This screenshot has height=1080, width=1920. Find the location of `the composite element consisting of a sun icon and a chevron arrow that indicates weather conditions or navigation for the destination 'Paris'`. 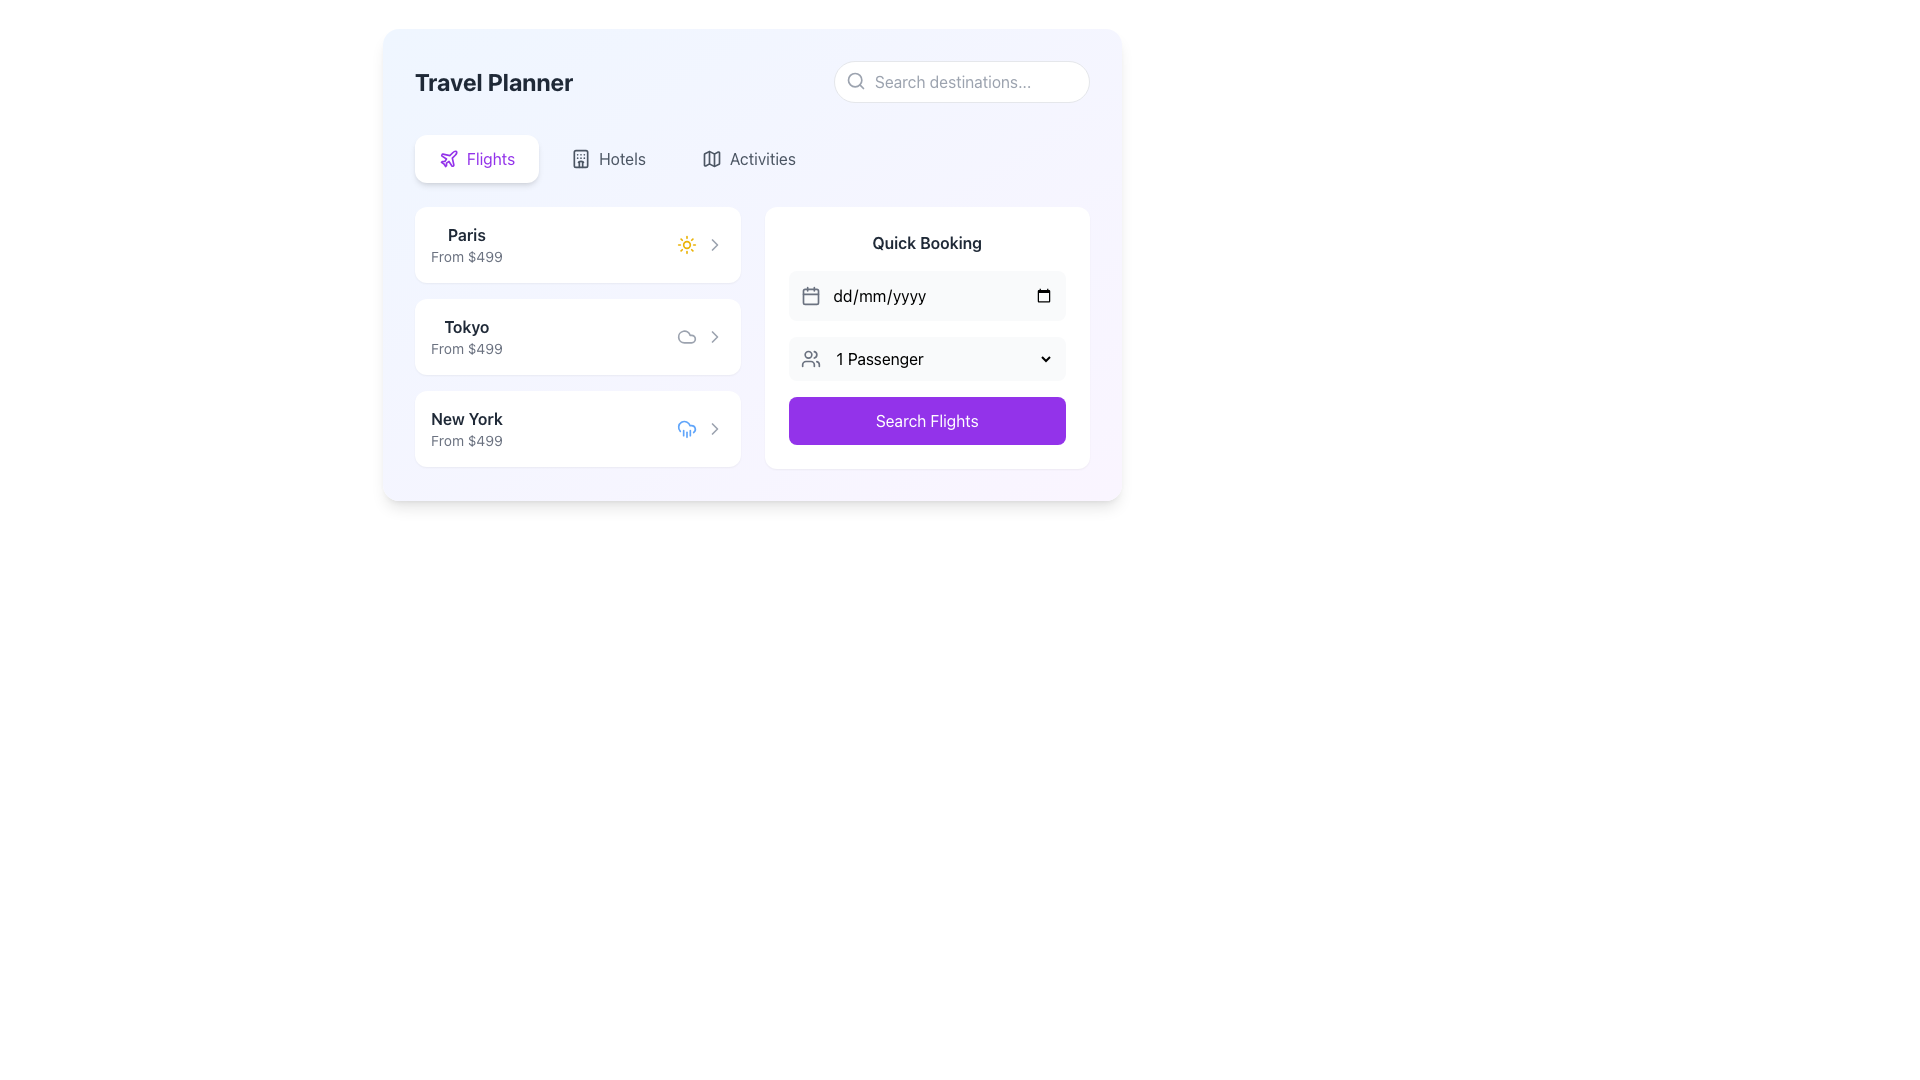

the composite element consisting of a sun icon and a chevron arrow that indicates weather conditions or navigation for the destination 'Paris' is located at coordinates (700, 244).